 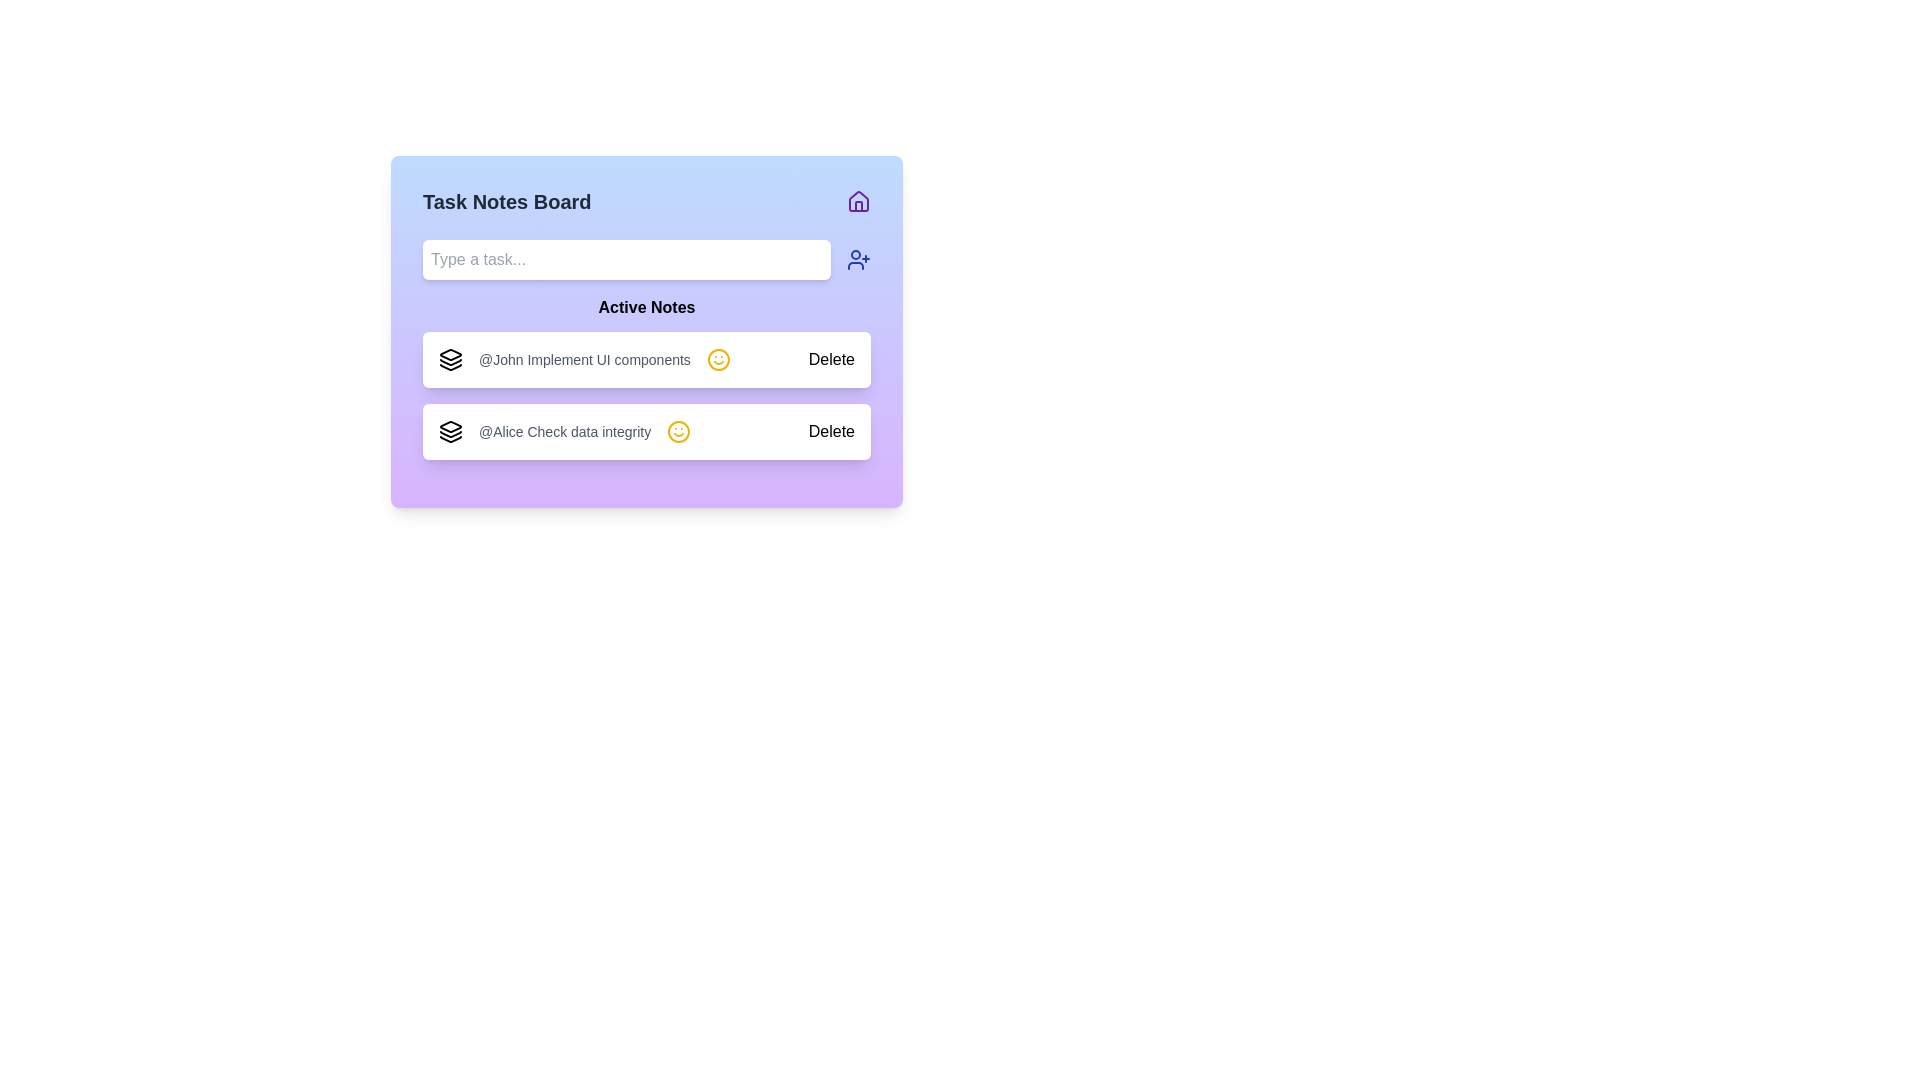 I want to click on the 'Delete' button located on the right side of the task entry for '@John Implement UI components', so click(x=831, y=358).